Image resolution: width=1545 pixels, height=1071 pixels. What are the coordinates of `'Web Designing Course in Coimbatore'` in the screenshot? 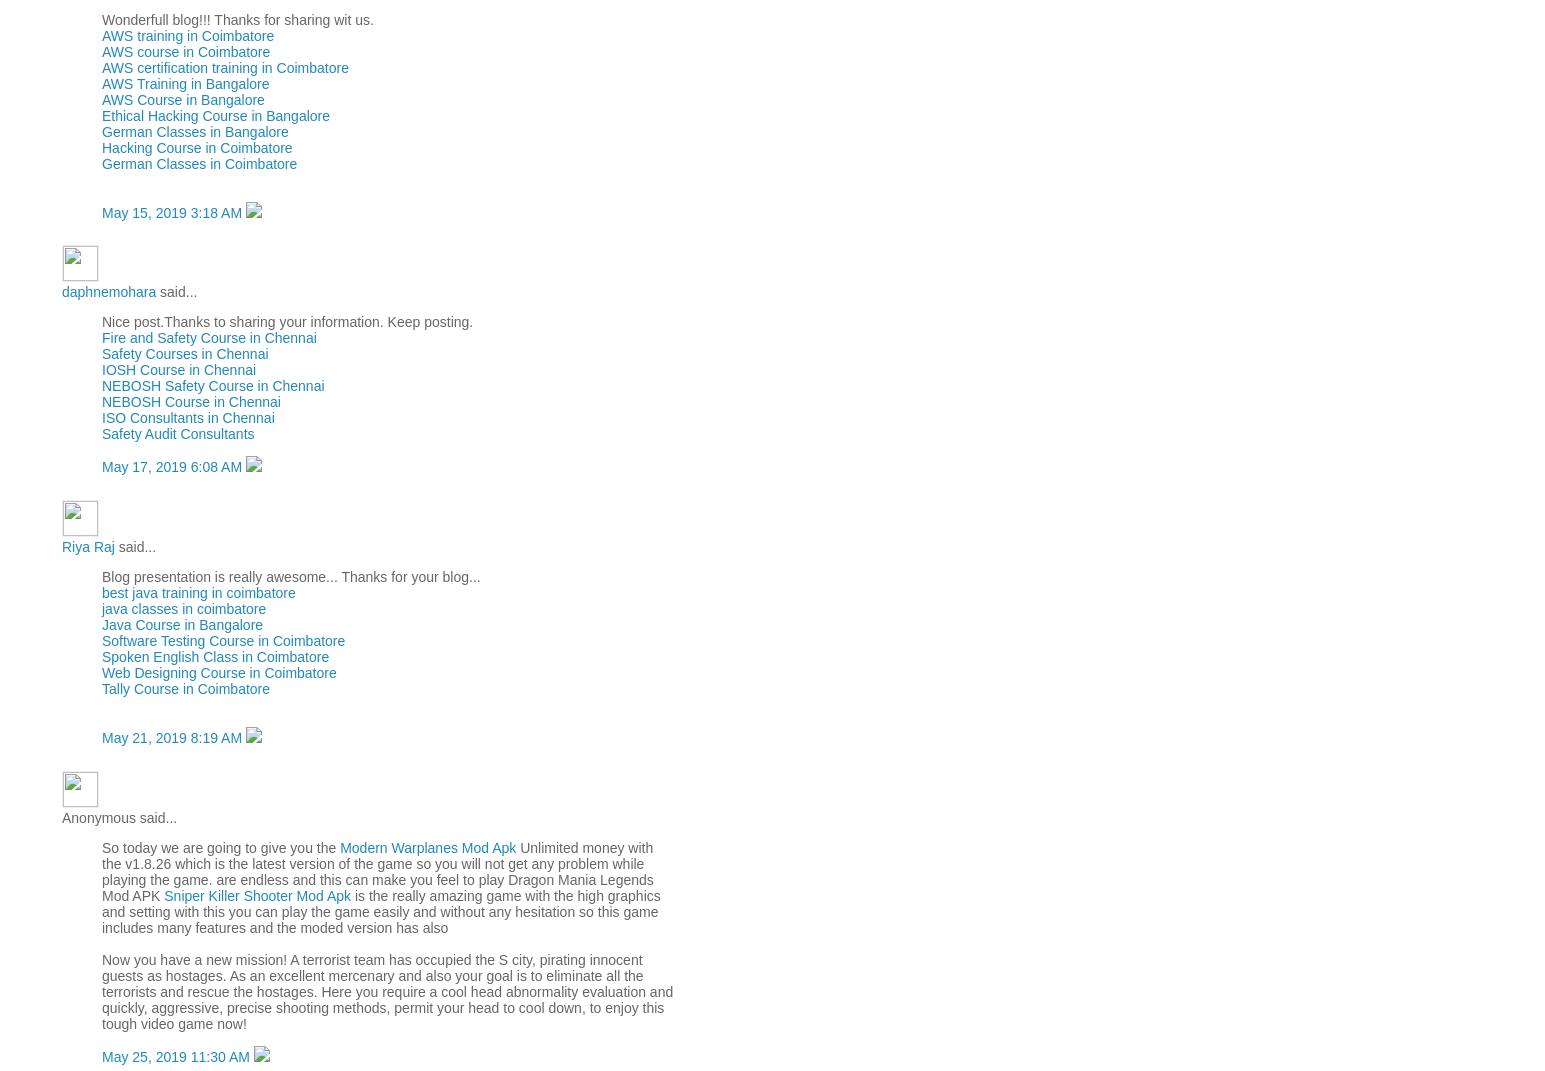 It's located at (218, 672).